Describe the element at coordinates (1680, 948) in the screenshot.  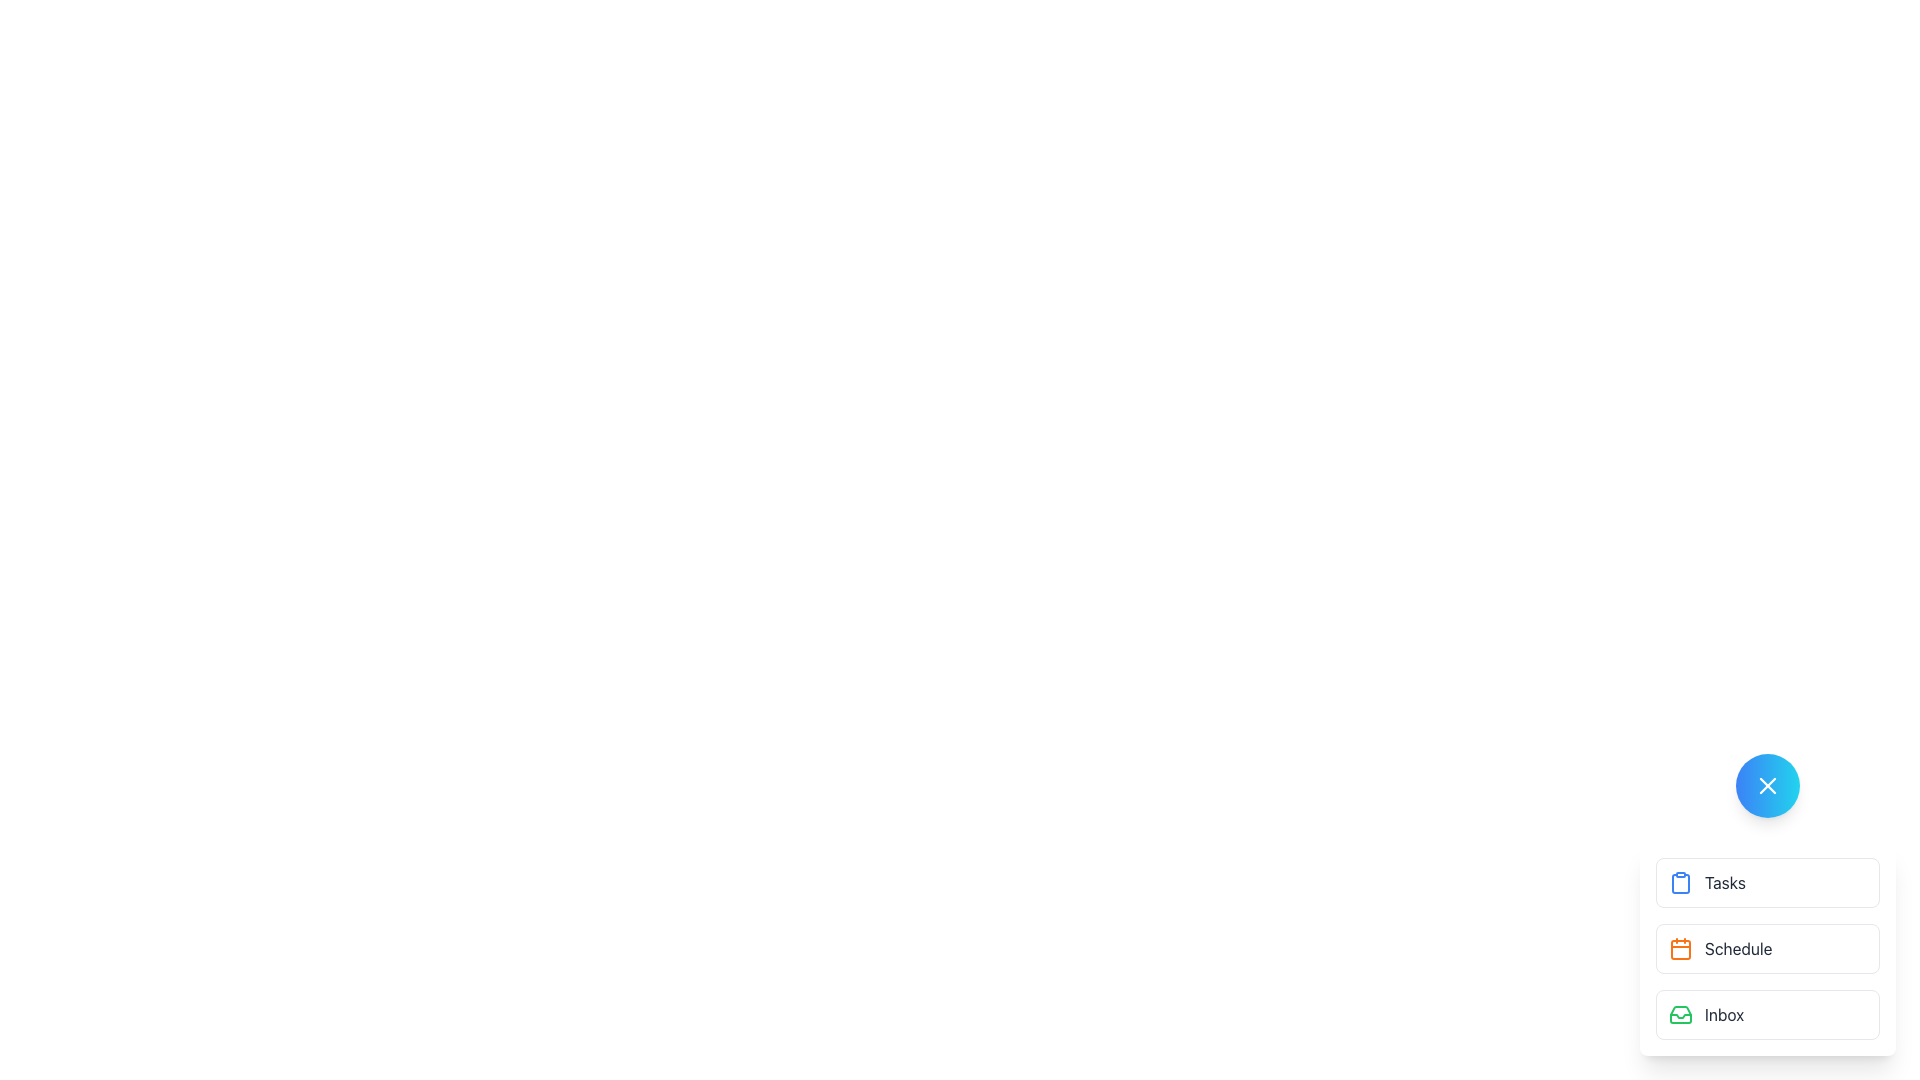
I see `the calendar icon that signifies the 'Schedule' functionality, located at the center of the icon in the vertical stack of three icons` at that location.